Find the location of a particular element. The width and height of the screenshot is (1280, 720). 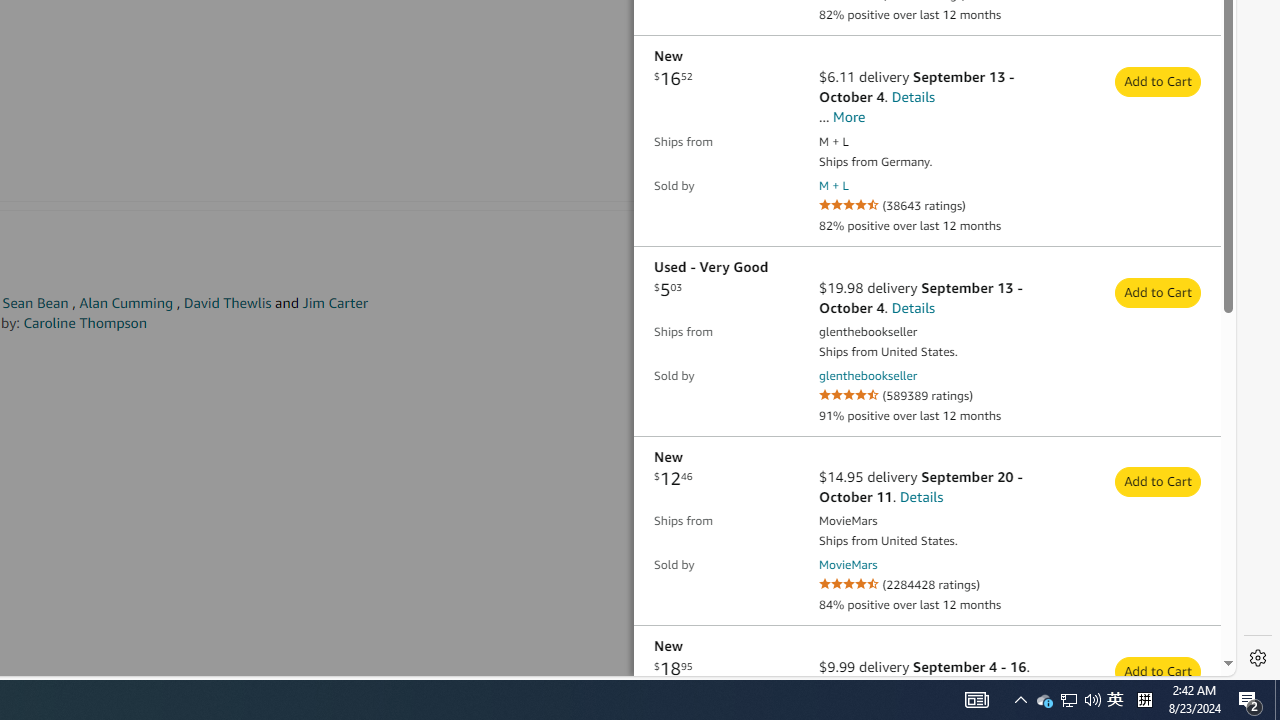

'Jim Carter' is located at coordinates (335, 303).